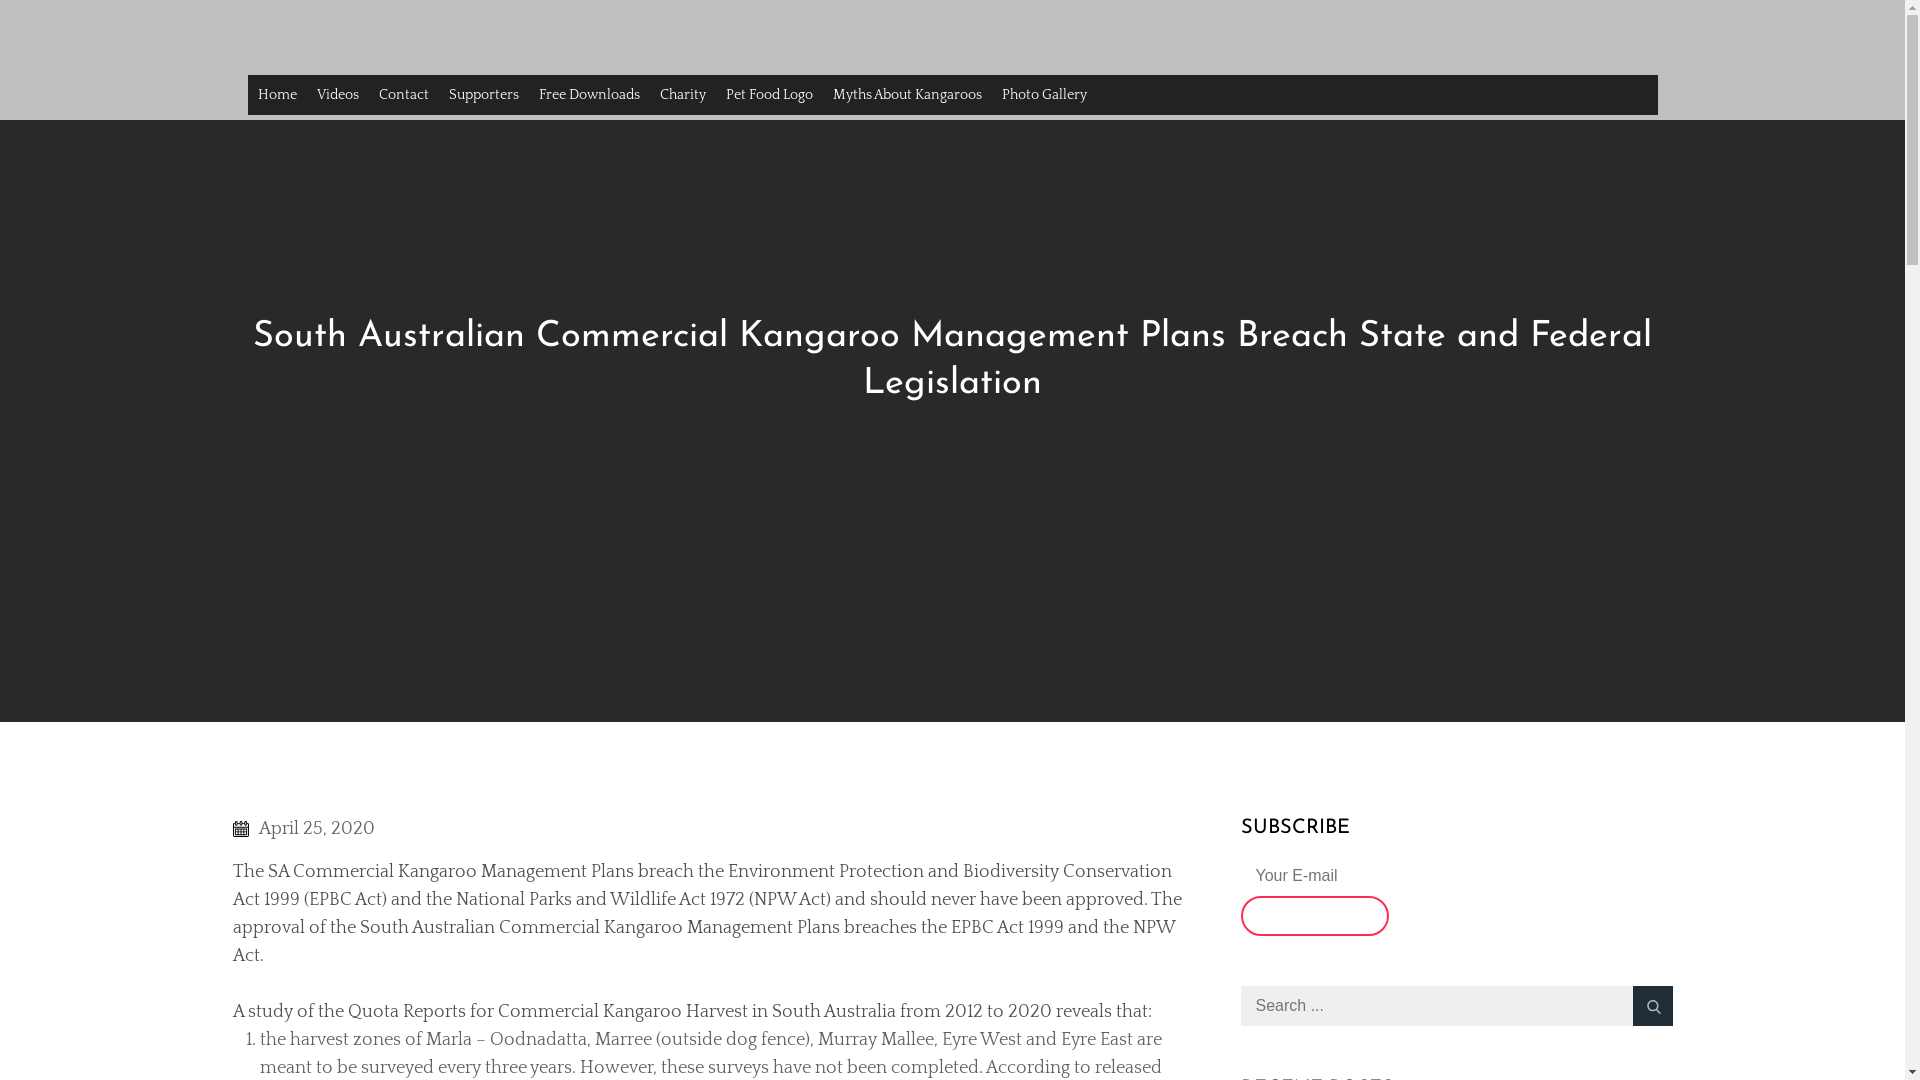  Describe the element at coordinates (436, 95) in the screenshot. I see `'Supporters'` at that location.